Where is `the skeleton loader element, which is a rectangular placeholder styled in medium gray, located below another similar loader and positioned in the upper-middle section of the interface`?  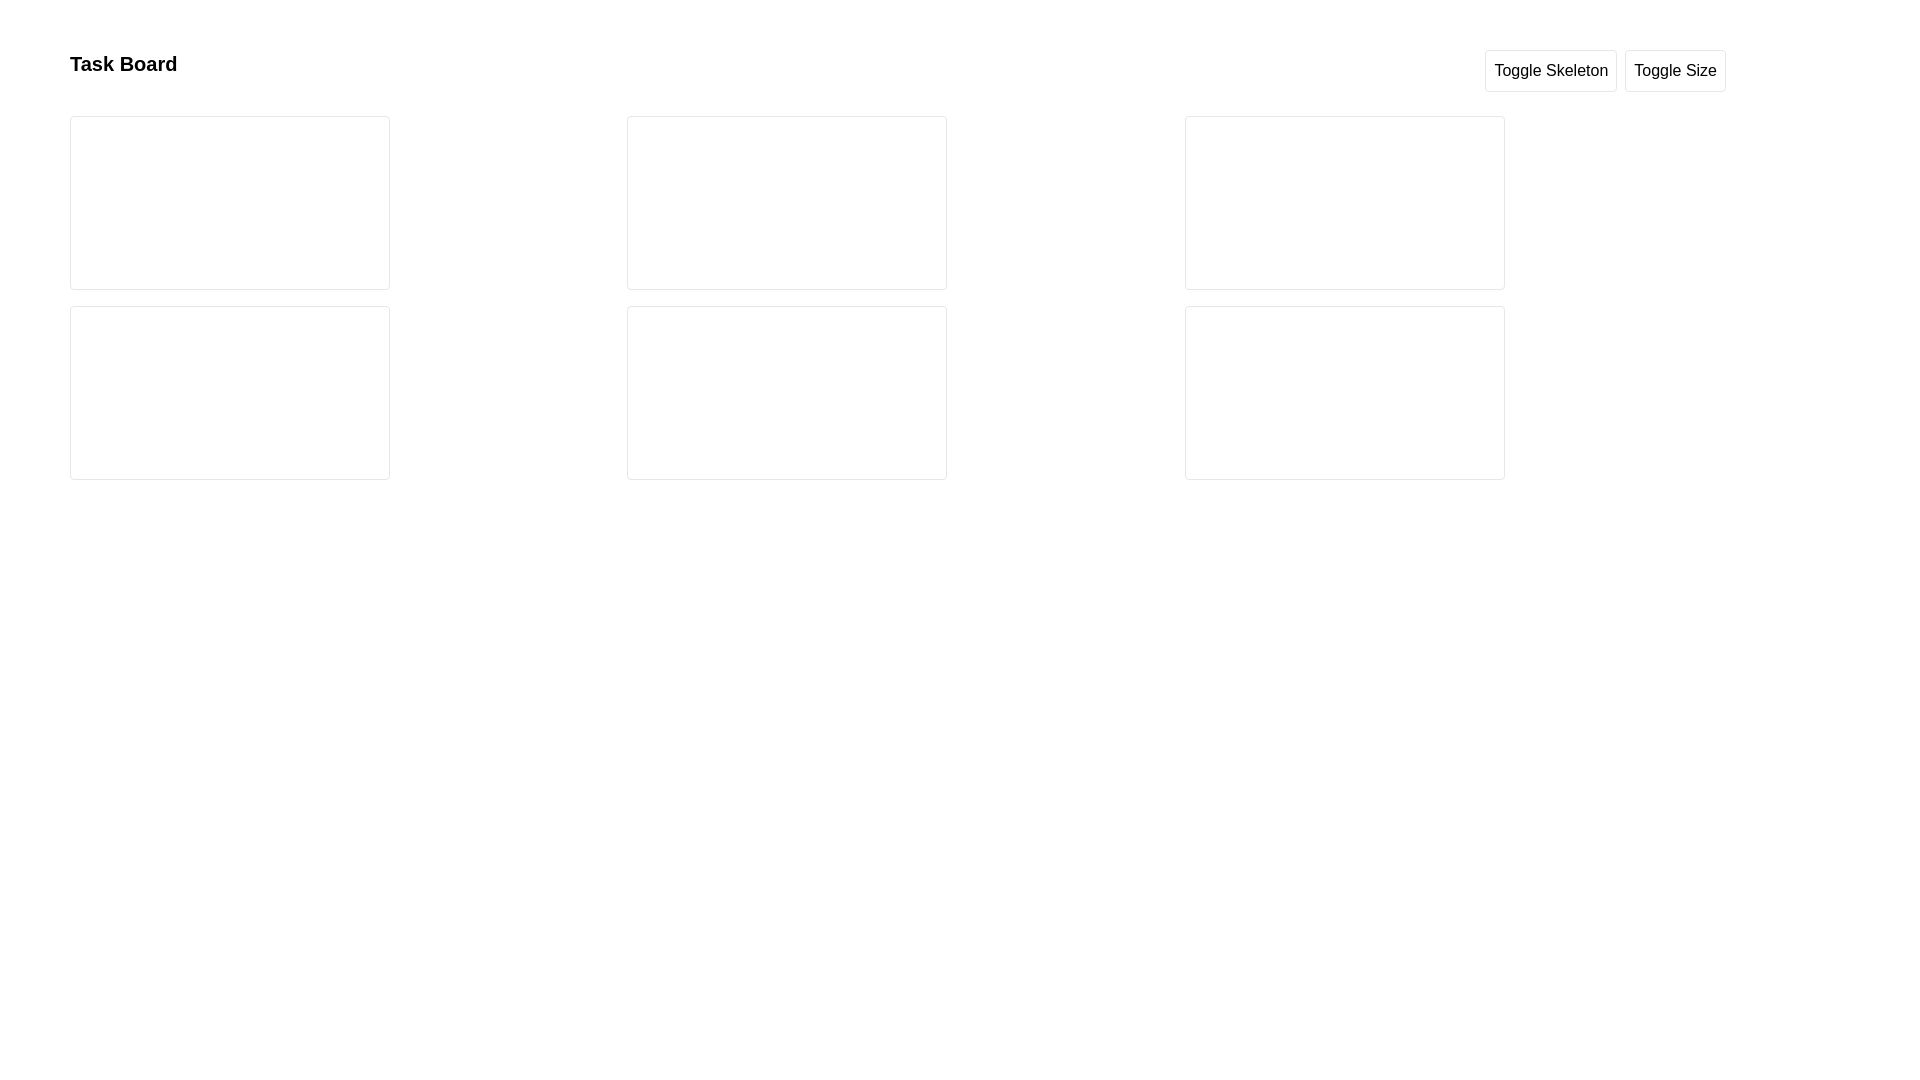 the skeleton loader element, which is a rectangular placeholder styled in medium gray, located below another similar loader and positioned in the upper-middle section of the interface is located at coordinates (1310, 164).